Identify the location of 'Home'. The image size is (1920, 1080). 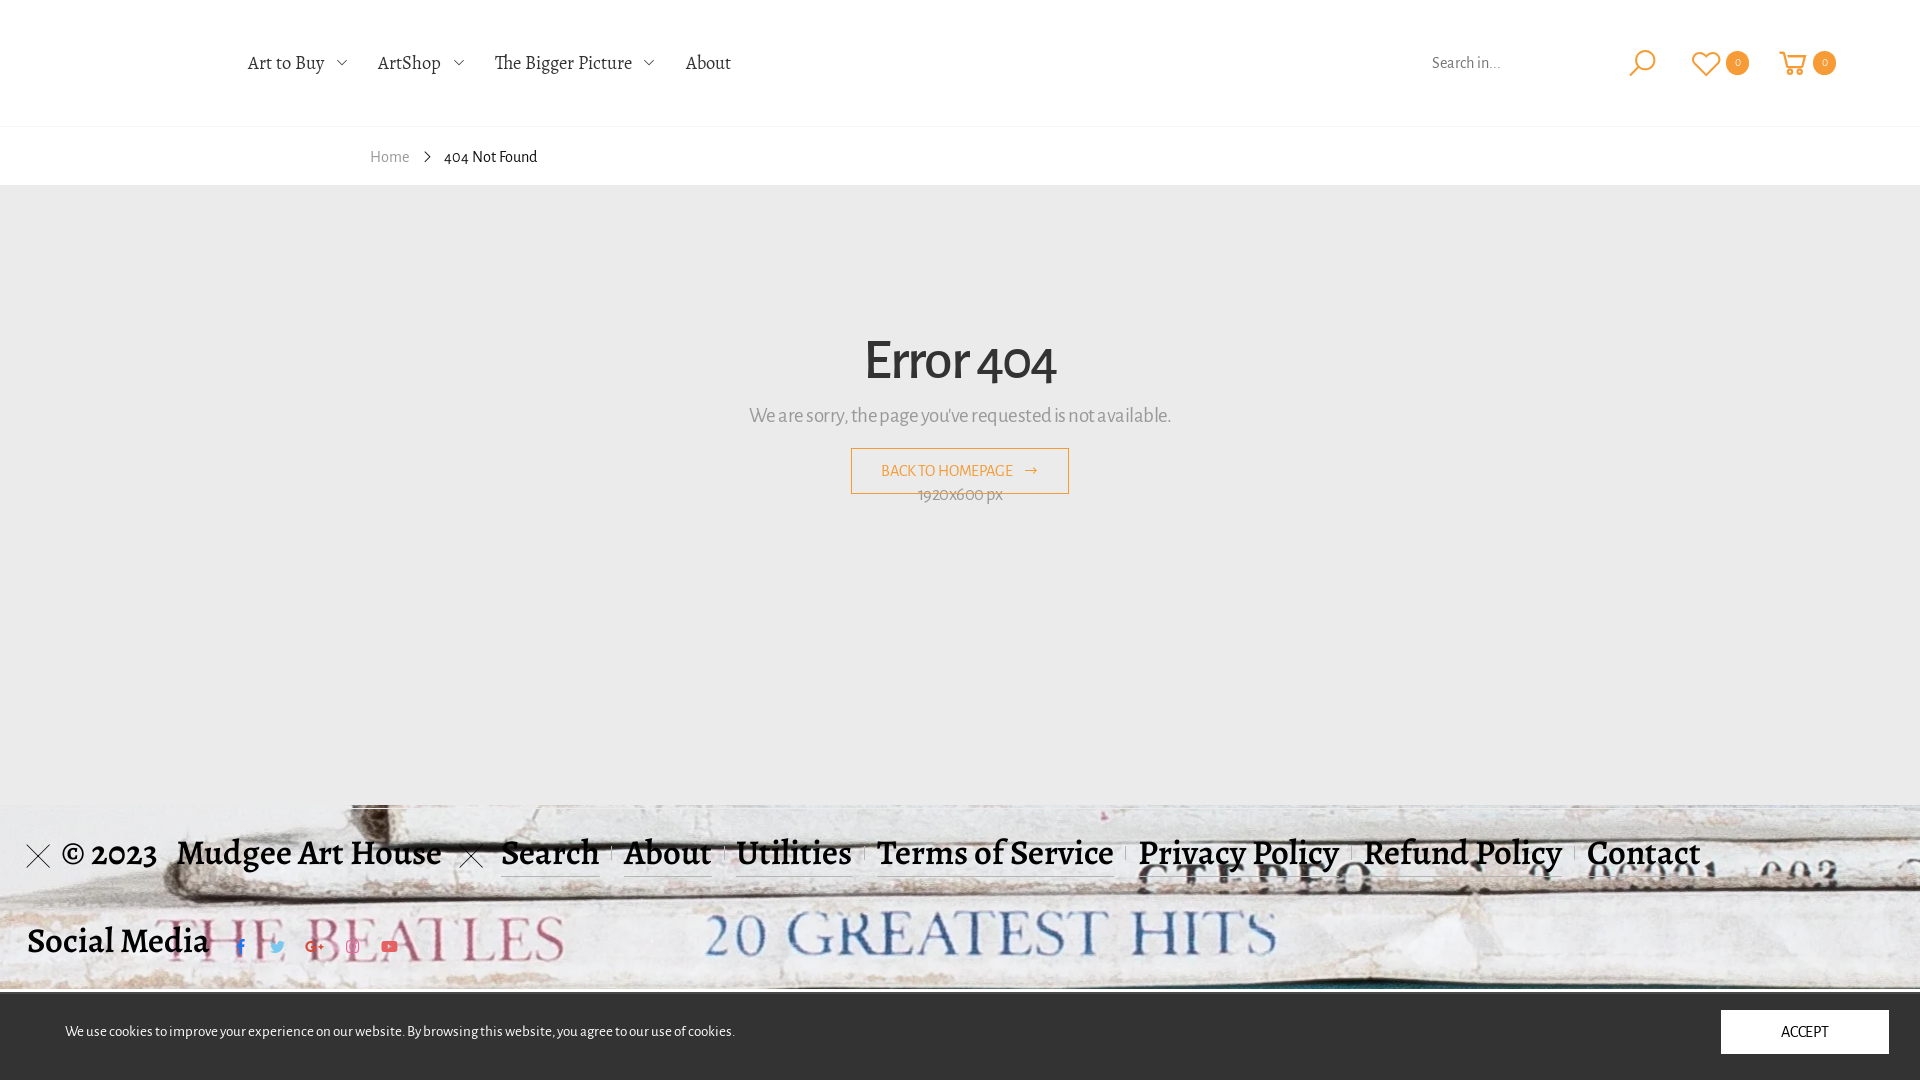
(389, 155).